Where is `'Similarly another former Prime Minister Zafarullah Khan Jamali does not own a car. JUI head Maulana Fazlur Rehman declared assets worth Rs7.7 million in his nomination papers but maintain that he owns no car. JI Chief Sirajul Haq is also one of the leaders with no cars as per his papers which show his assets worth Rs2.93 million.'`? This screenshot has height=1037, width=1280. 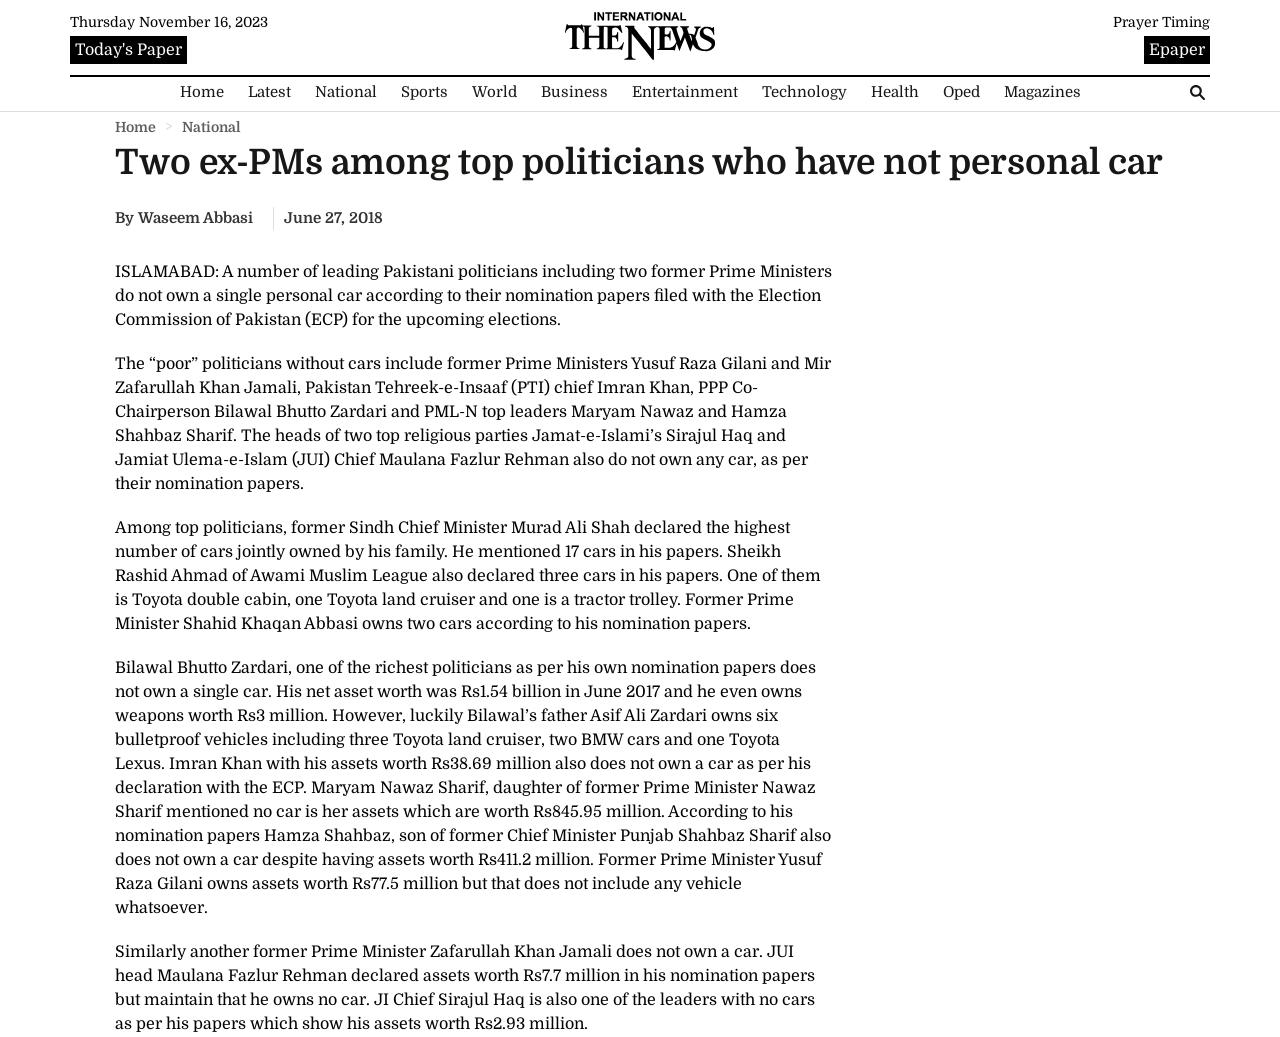 'Similarly another former Prime Minister Zafarullah Khan Jamali does not own a car. JUI head Maulana Fazlur Rehman declared assets worth Rs7.7 million in his nomination papers but maintain that he owns no car. JI Chief Sirajul Haq is also one of the leaders with no cars as per his papers which show his assets worth Rs2.93 million.' is located at coordinates (464, 987).